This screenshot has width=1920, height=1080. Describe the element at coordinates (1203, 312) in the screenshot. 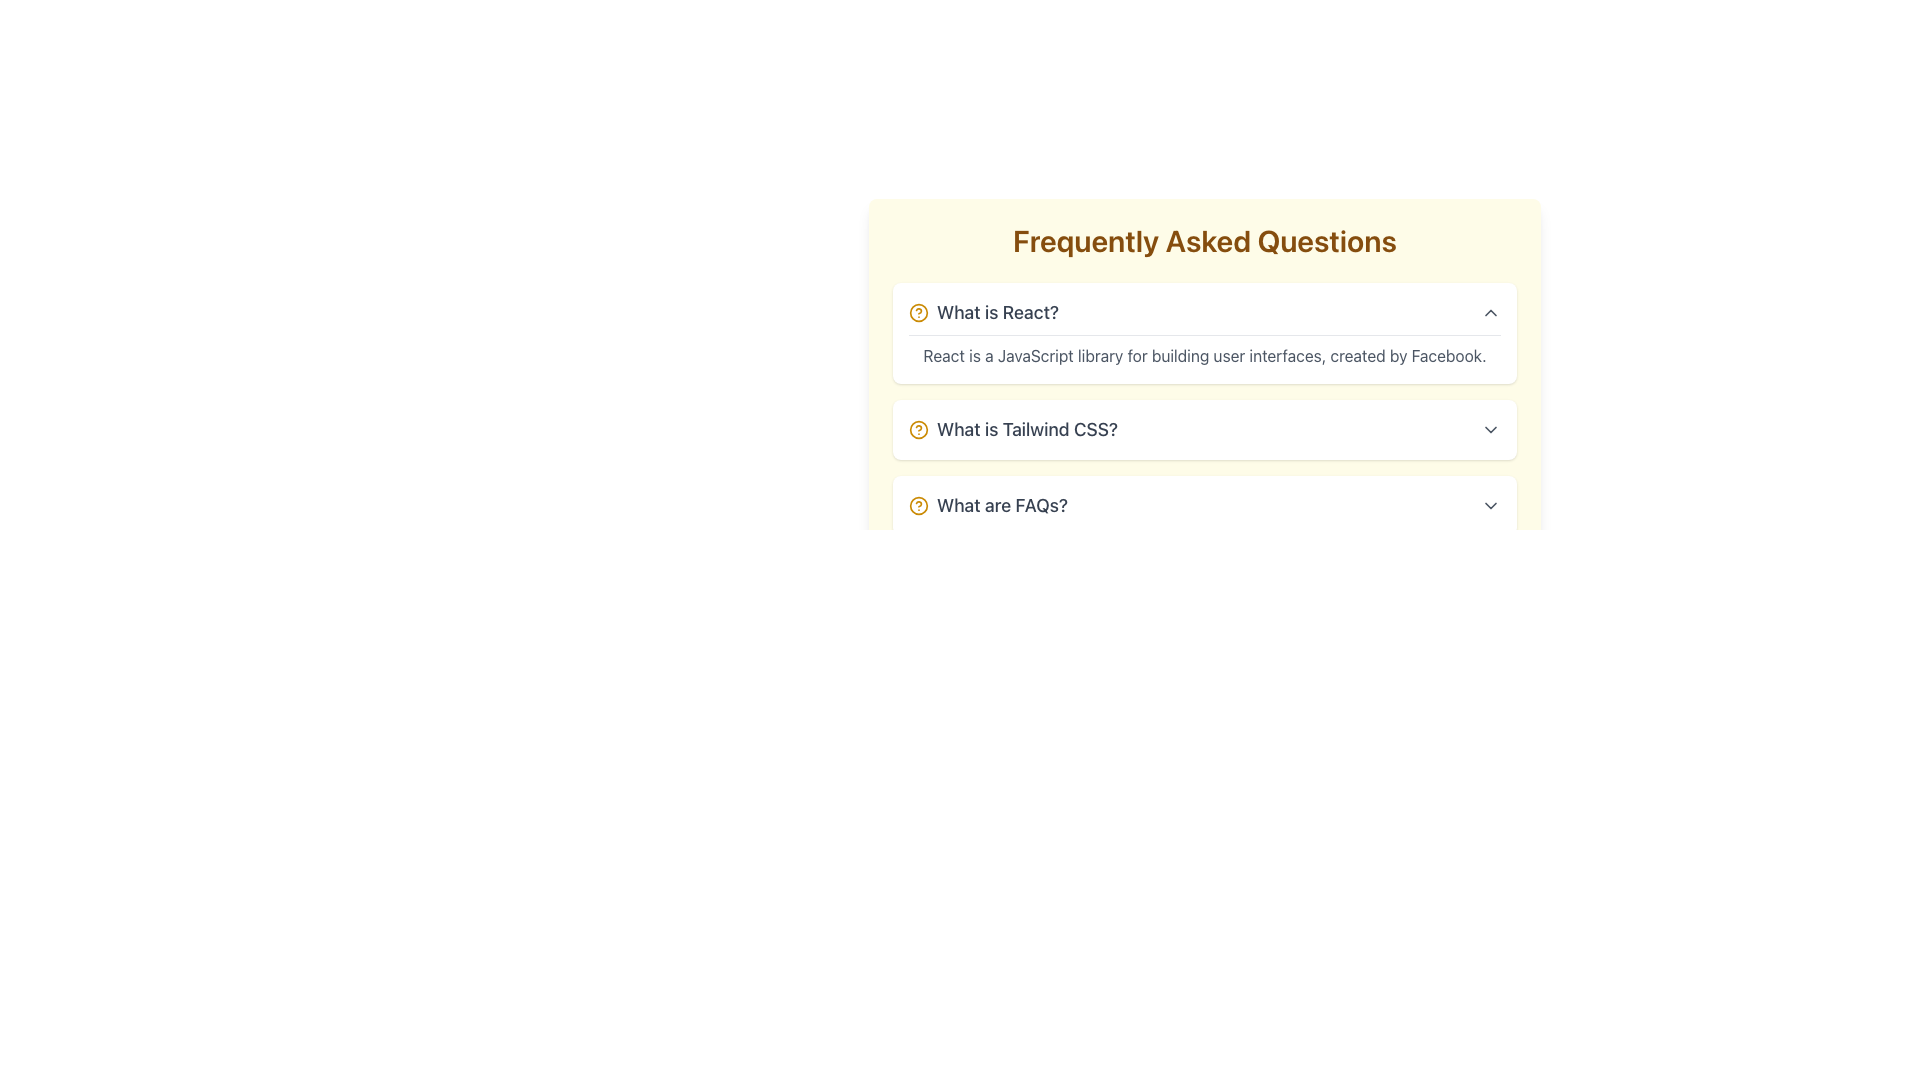

I see `the clickable header for the question 'What is React?' located in the 'Frequently Asked Questions' section for keyboard navigation` at that location.